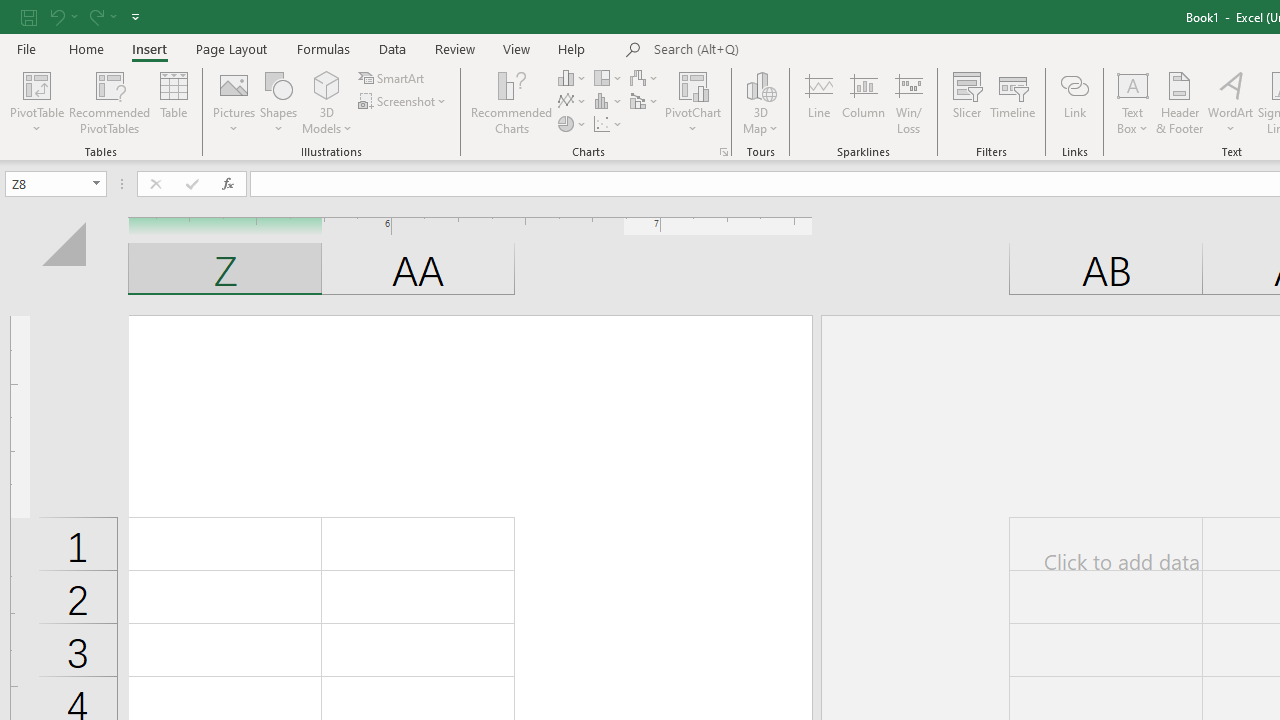 The image size is (1280, 720). What do you see at coordinates (608, 101) in the screenshot?
I see `'Insert Statistic Chart'` at bounding box center [608, 101].